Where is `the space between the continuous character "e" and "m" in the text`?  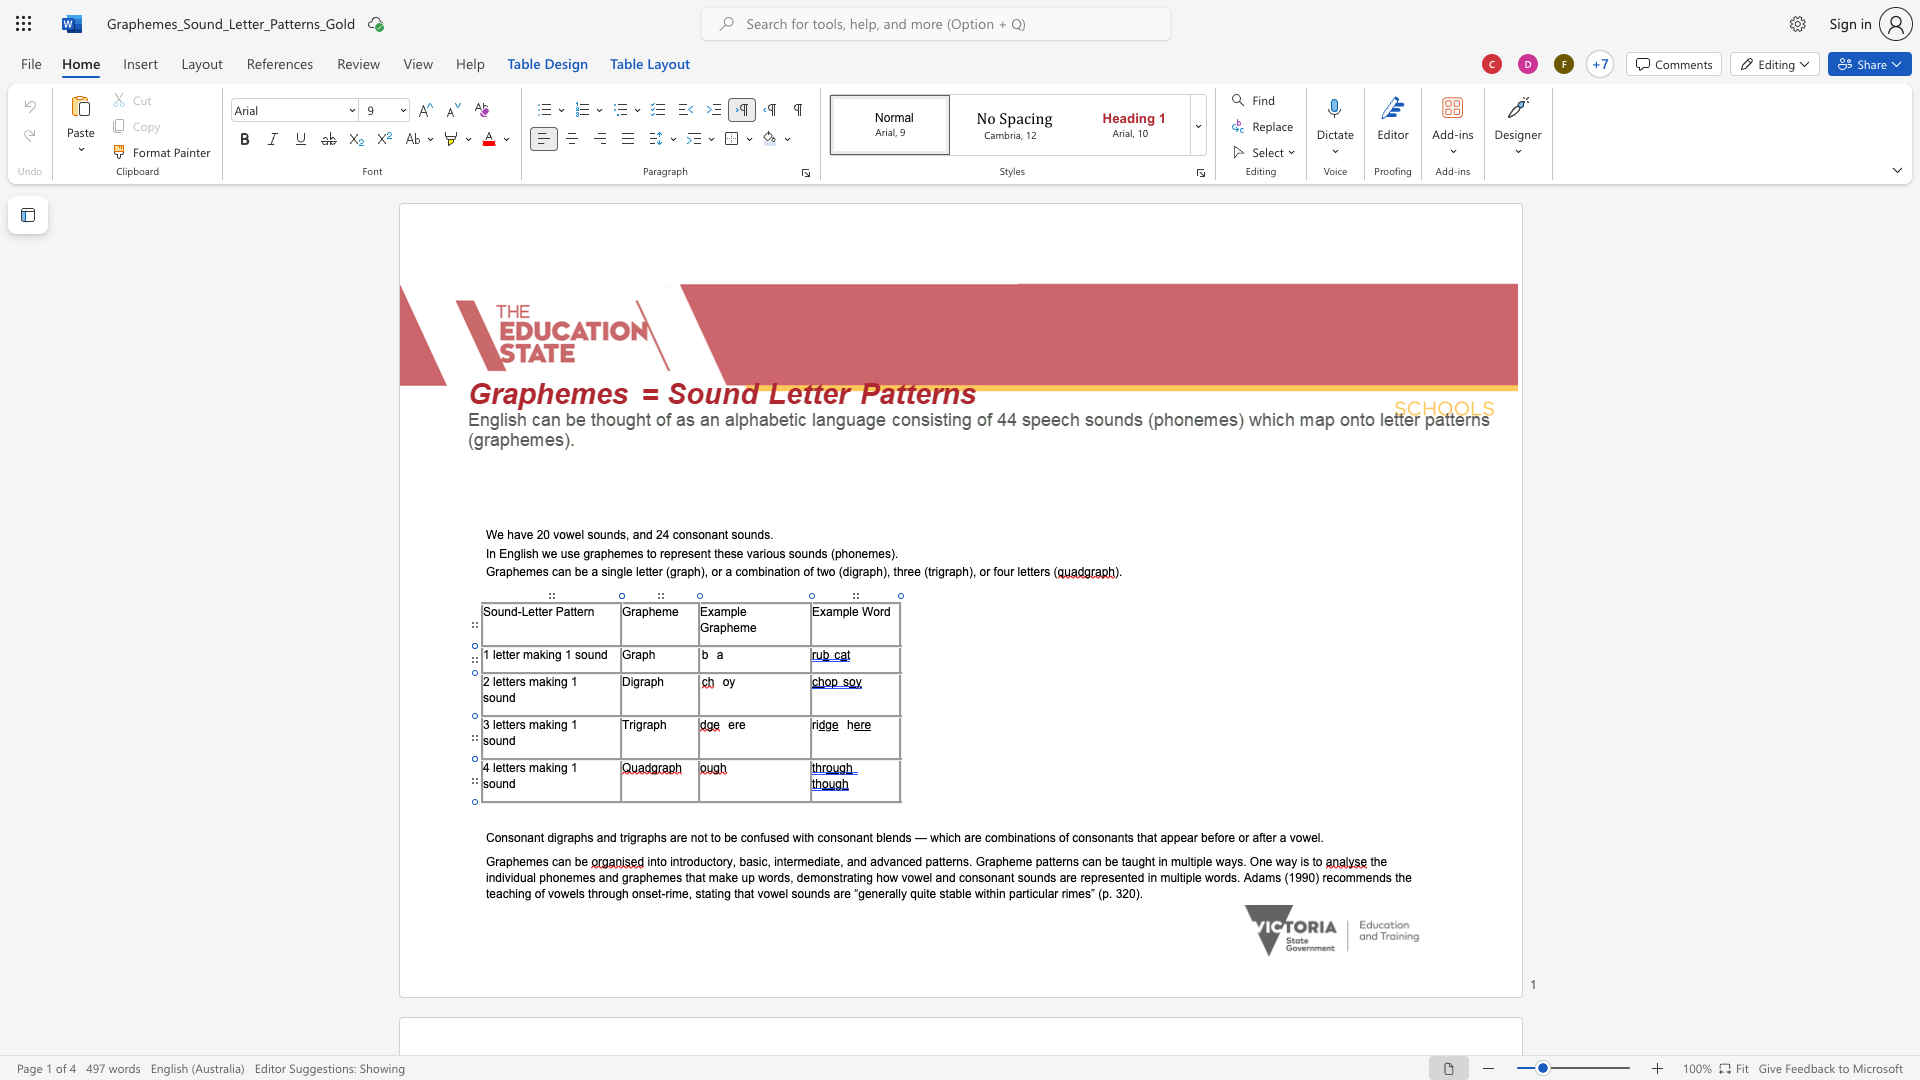
the space between the continuous character "e" and "m" in the text is located at coordinates (526, 860).